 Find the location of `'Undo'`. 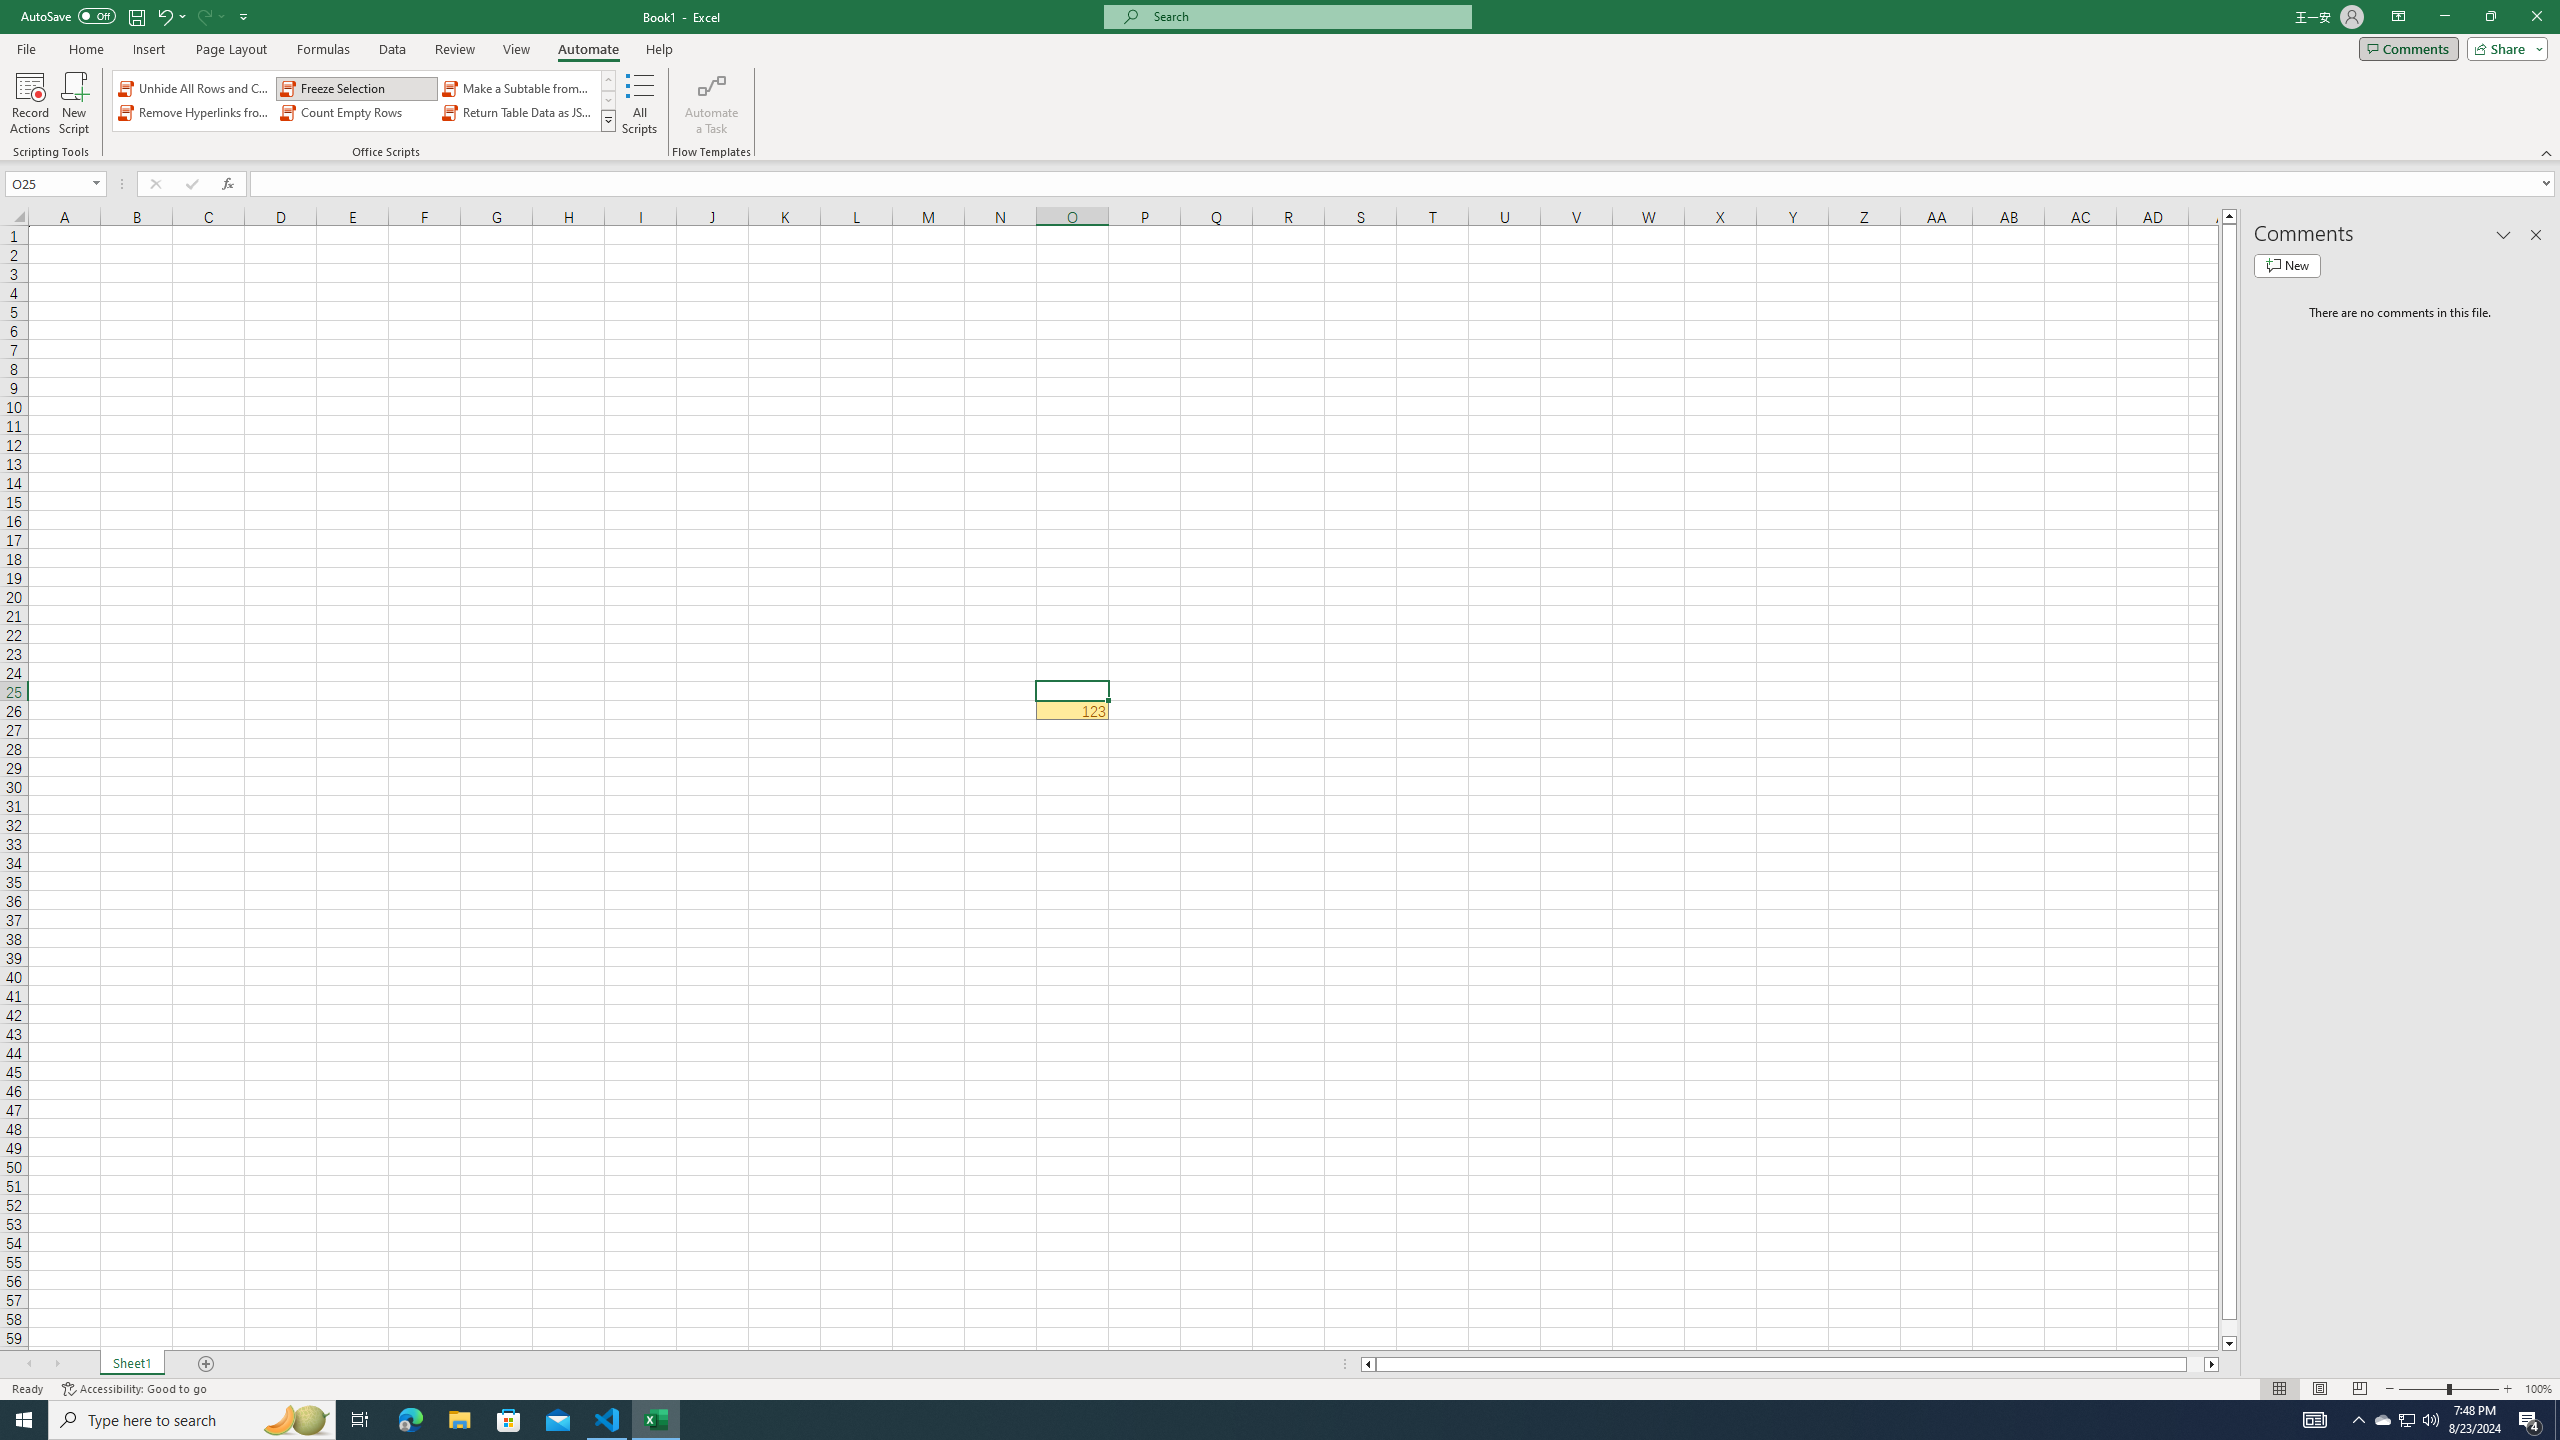

'Undo' is located at coordinates (163, 15).